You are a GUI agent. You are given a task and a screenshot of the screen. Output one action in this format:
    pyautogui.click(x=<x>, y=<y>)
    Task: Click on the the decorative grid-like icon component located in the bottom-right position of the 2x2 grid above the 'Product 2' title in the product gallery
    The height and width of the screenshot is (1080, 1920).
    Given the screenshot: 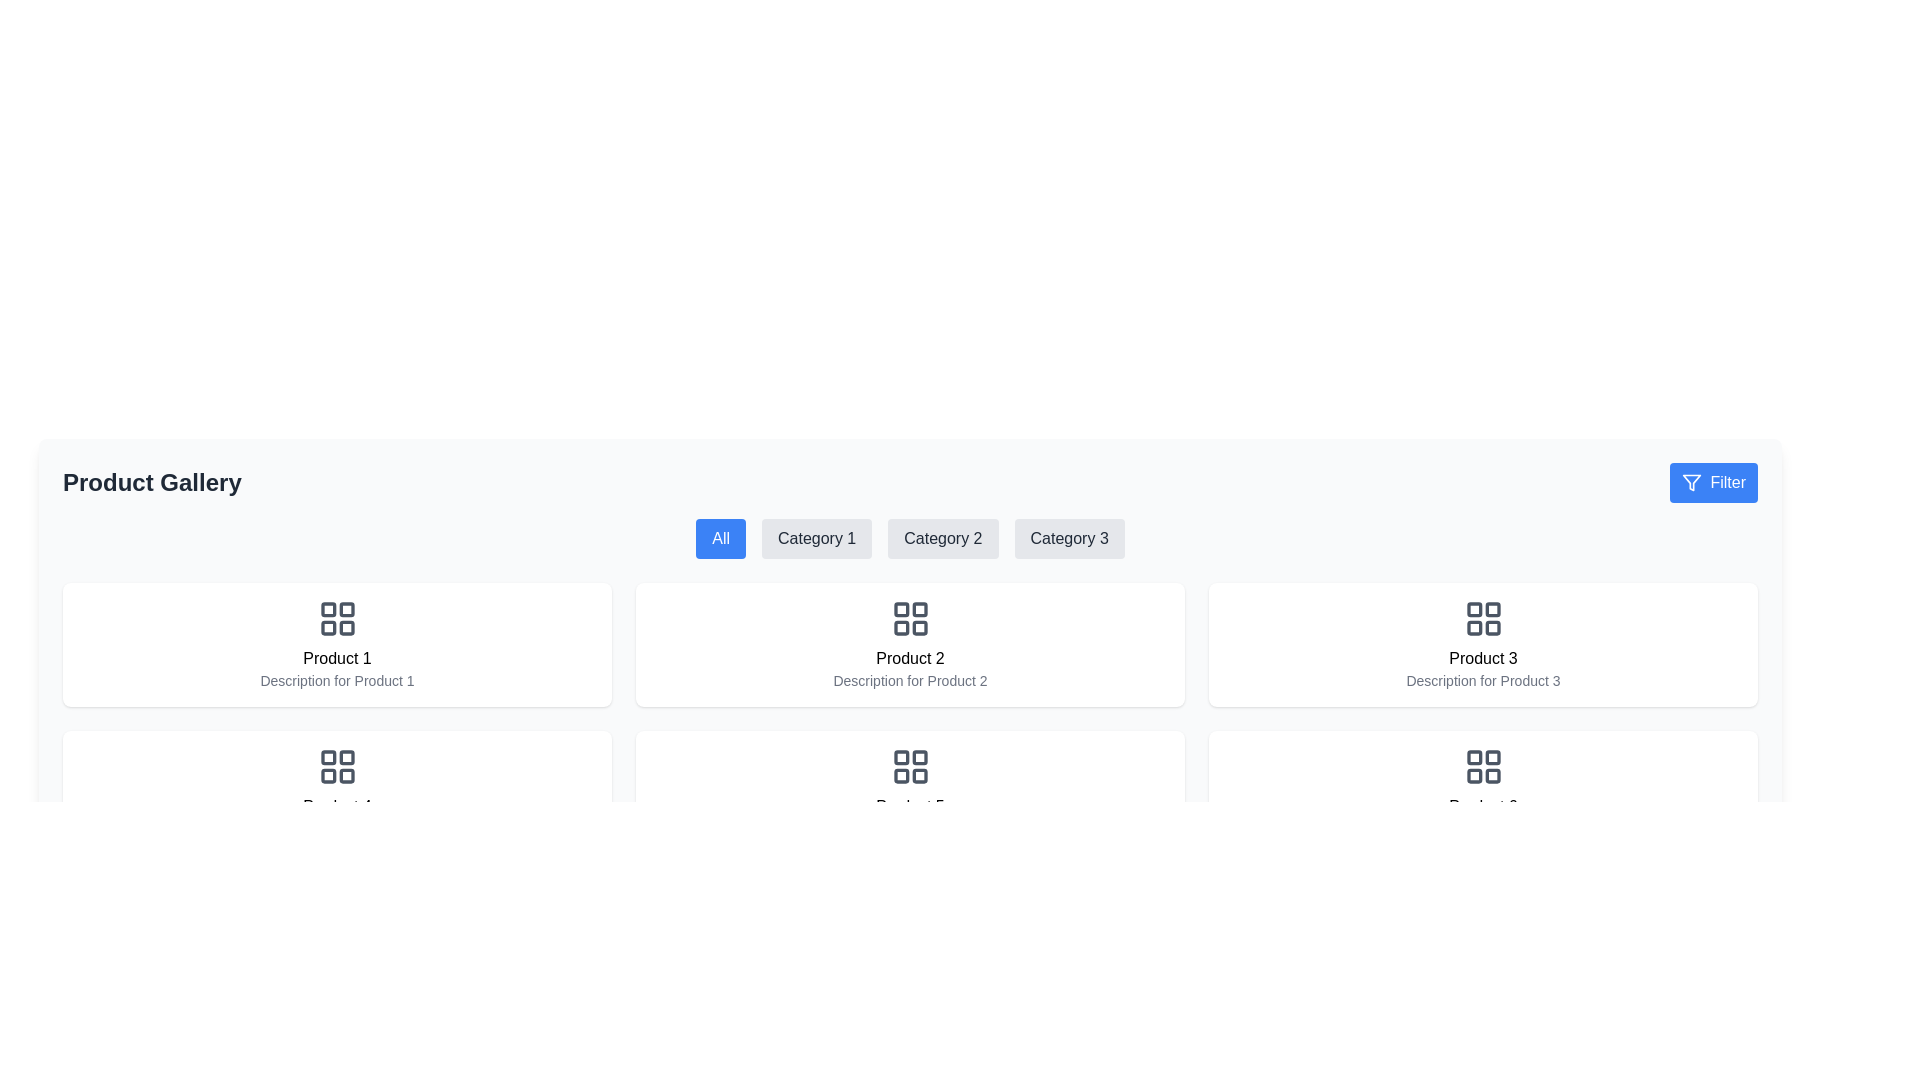 What is the action you would take?
    pyautogui.click(x=346, y=775)
    